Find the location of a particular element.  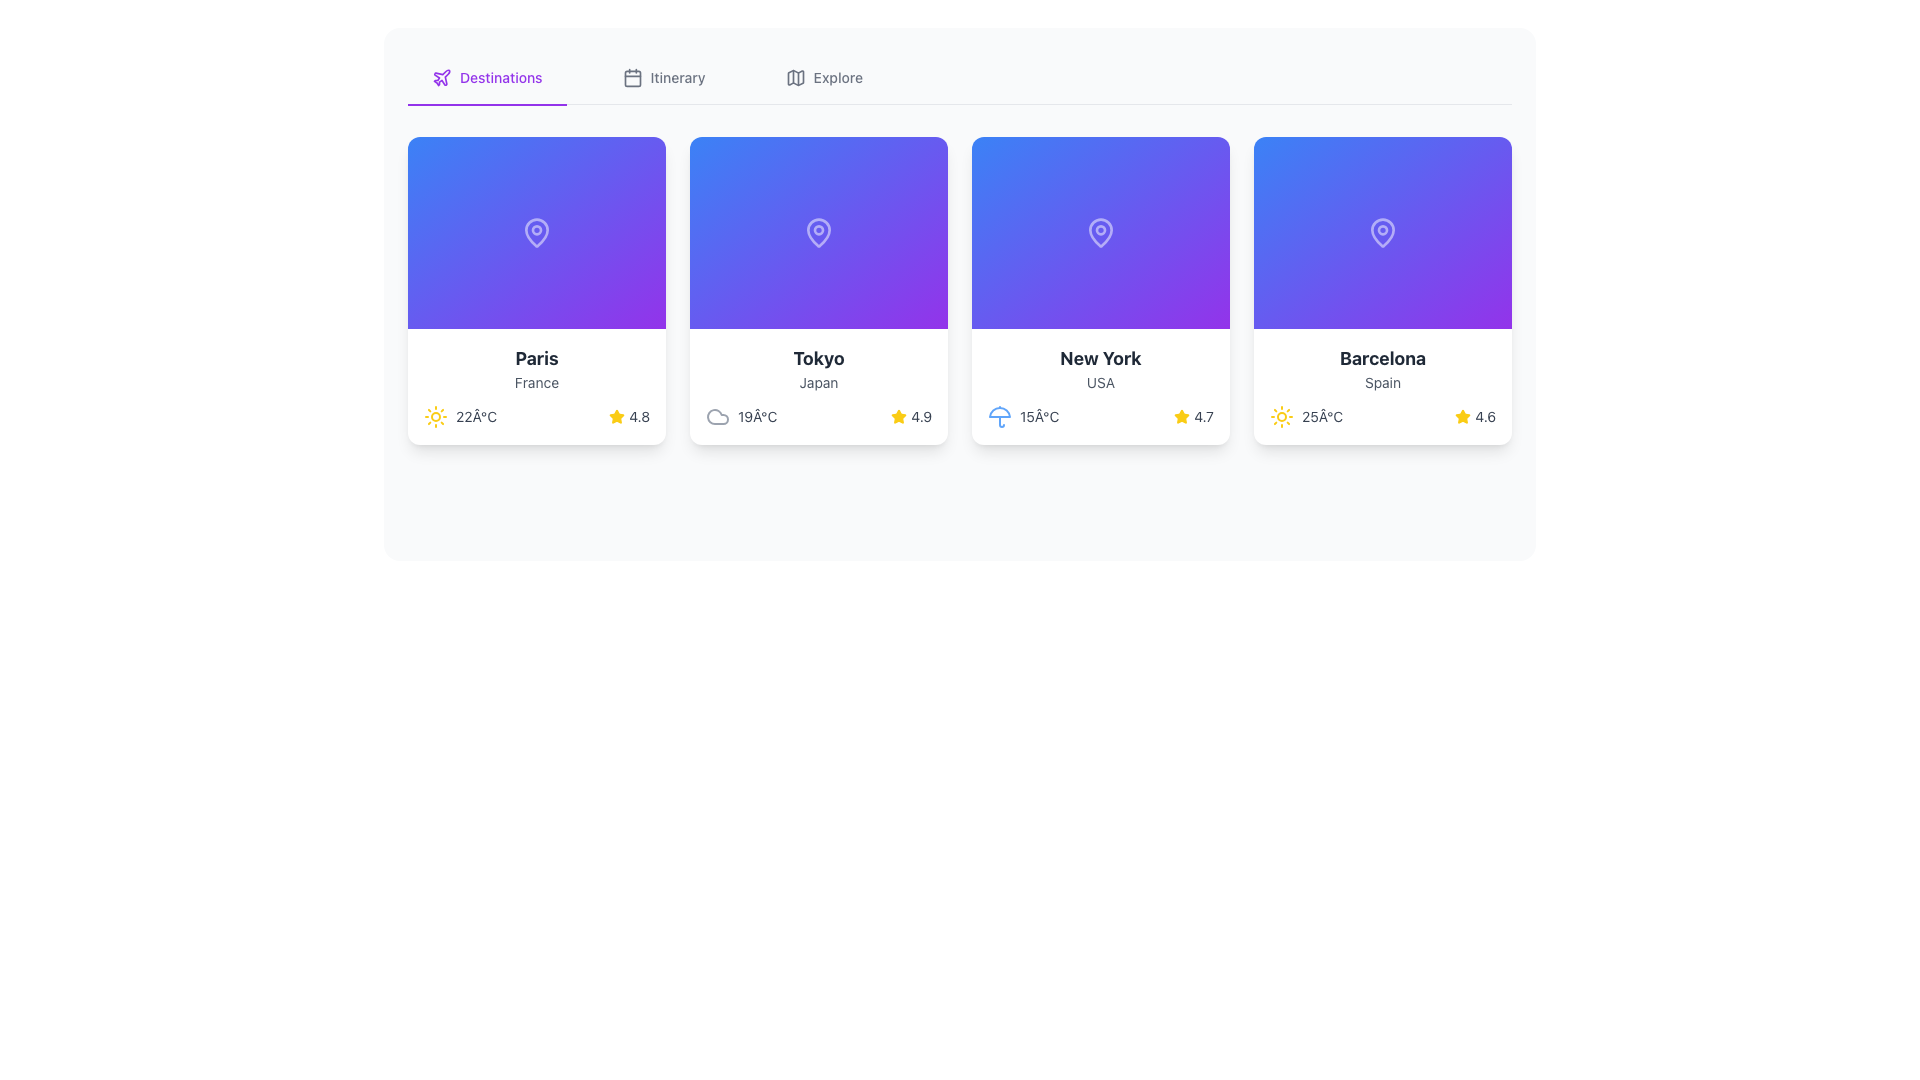

text displayed on the title label of the first city card, which is located in the upper region of the white section below the blue gradient background is located at coordinates (537, 357).